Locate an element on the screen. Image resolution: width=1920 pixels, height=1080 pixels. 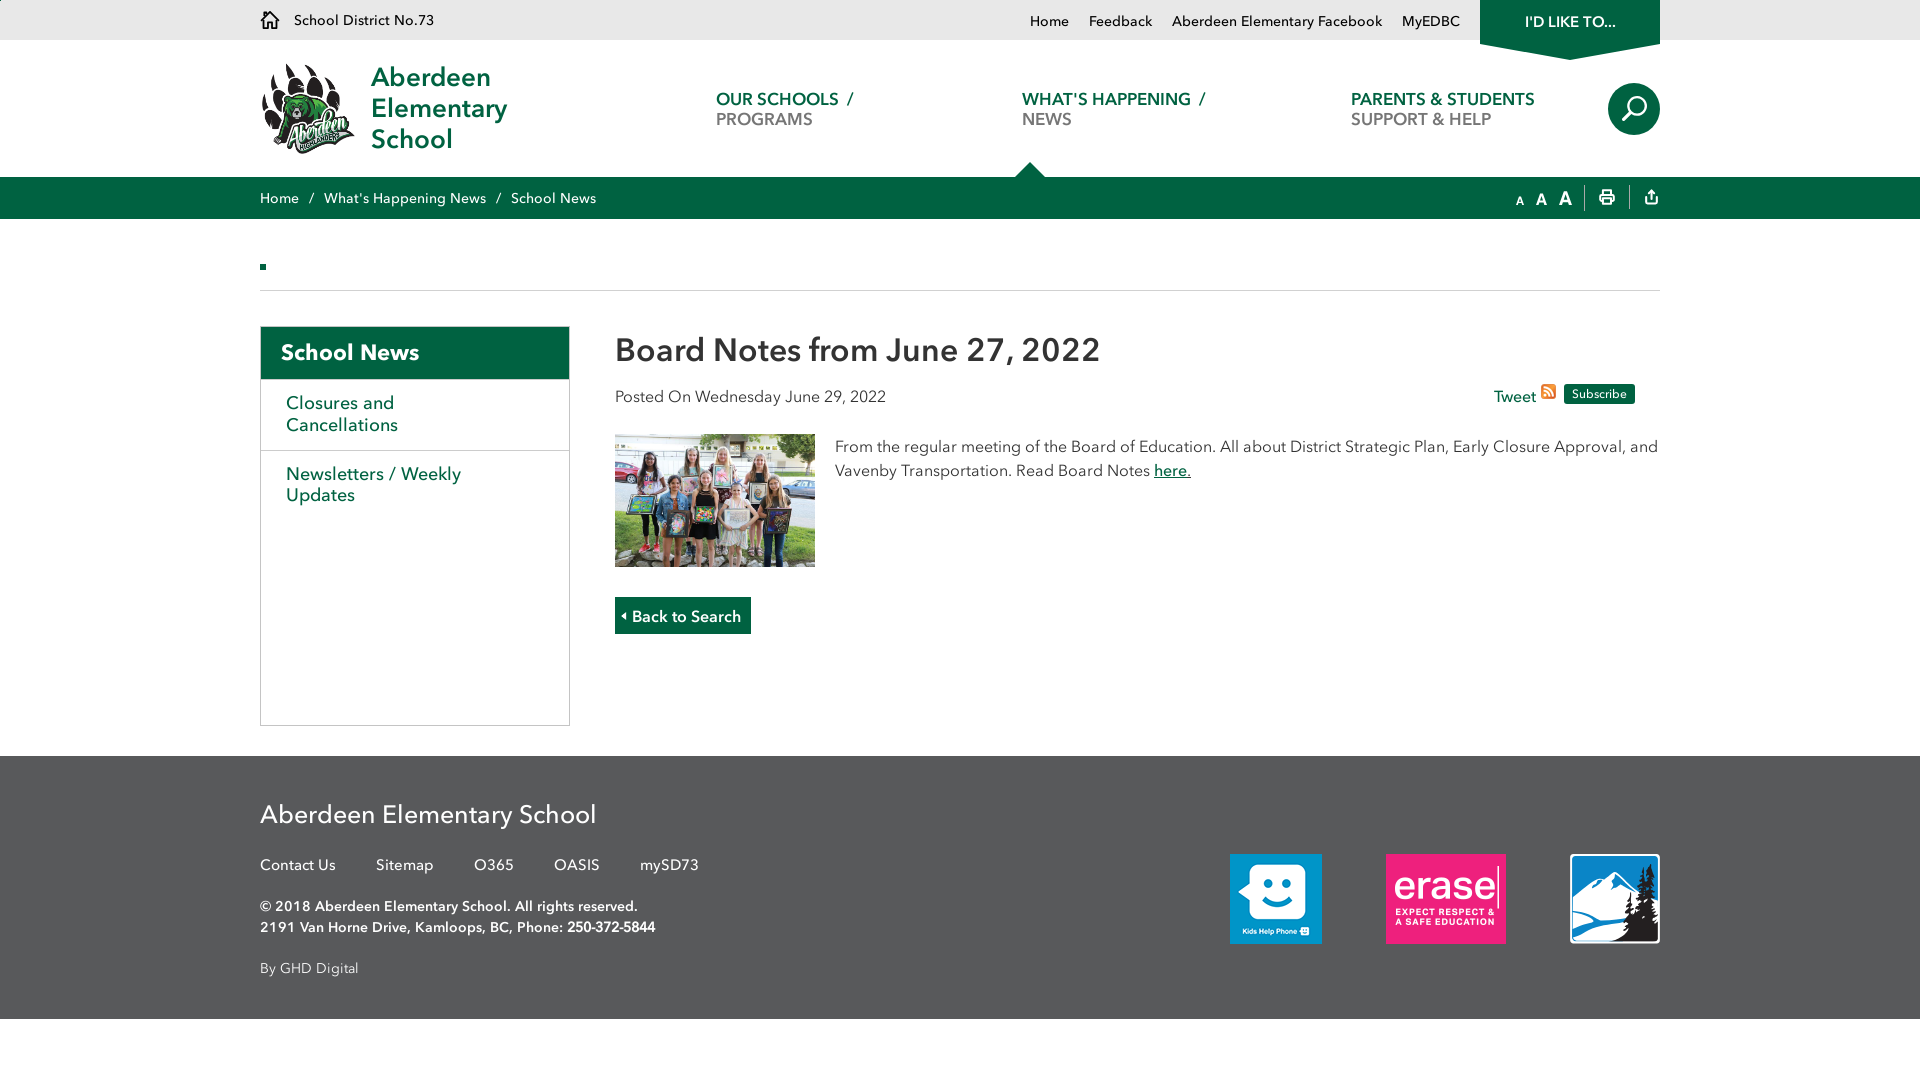
'School District No.73' is located at coordinates (346, 19).